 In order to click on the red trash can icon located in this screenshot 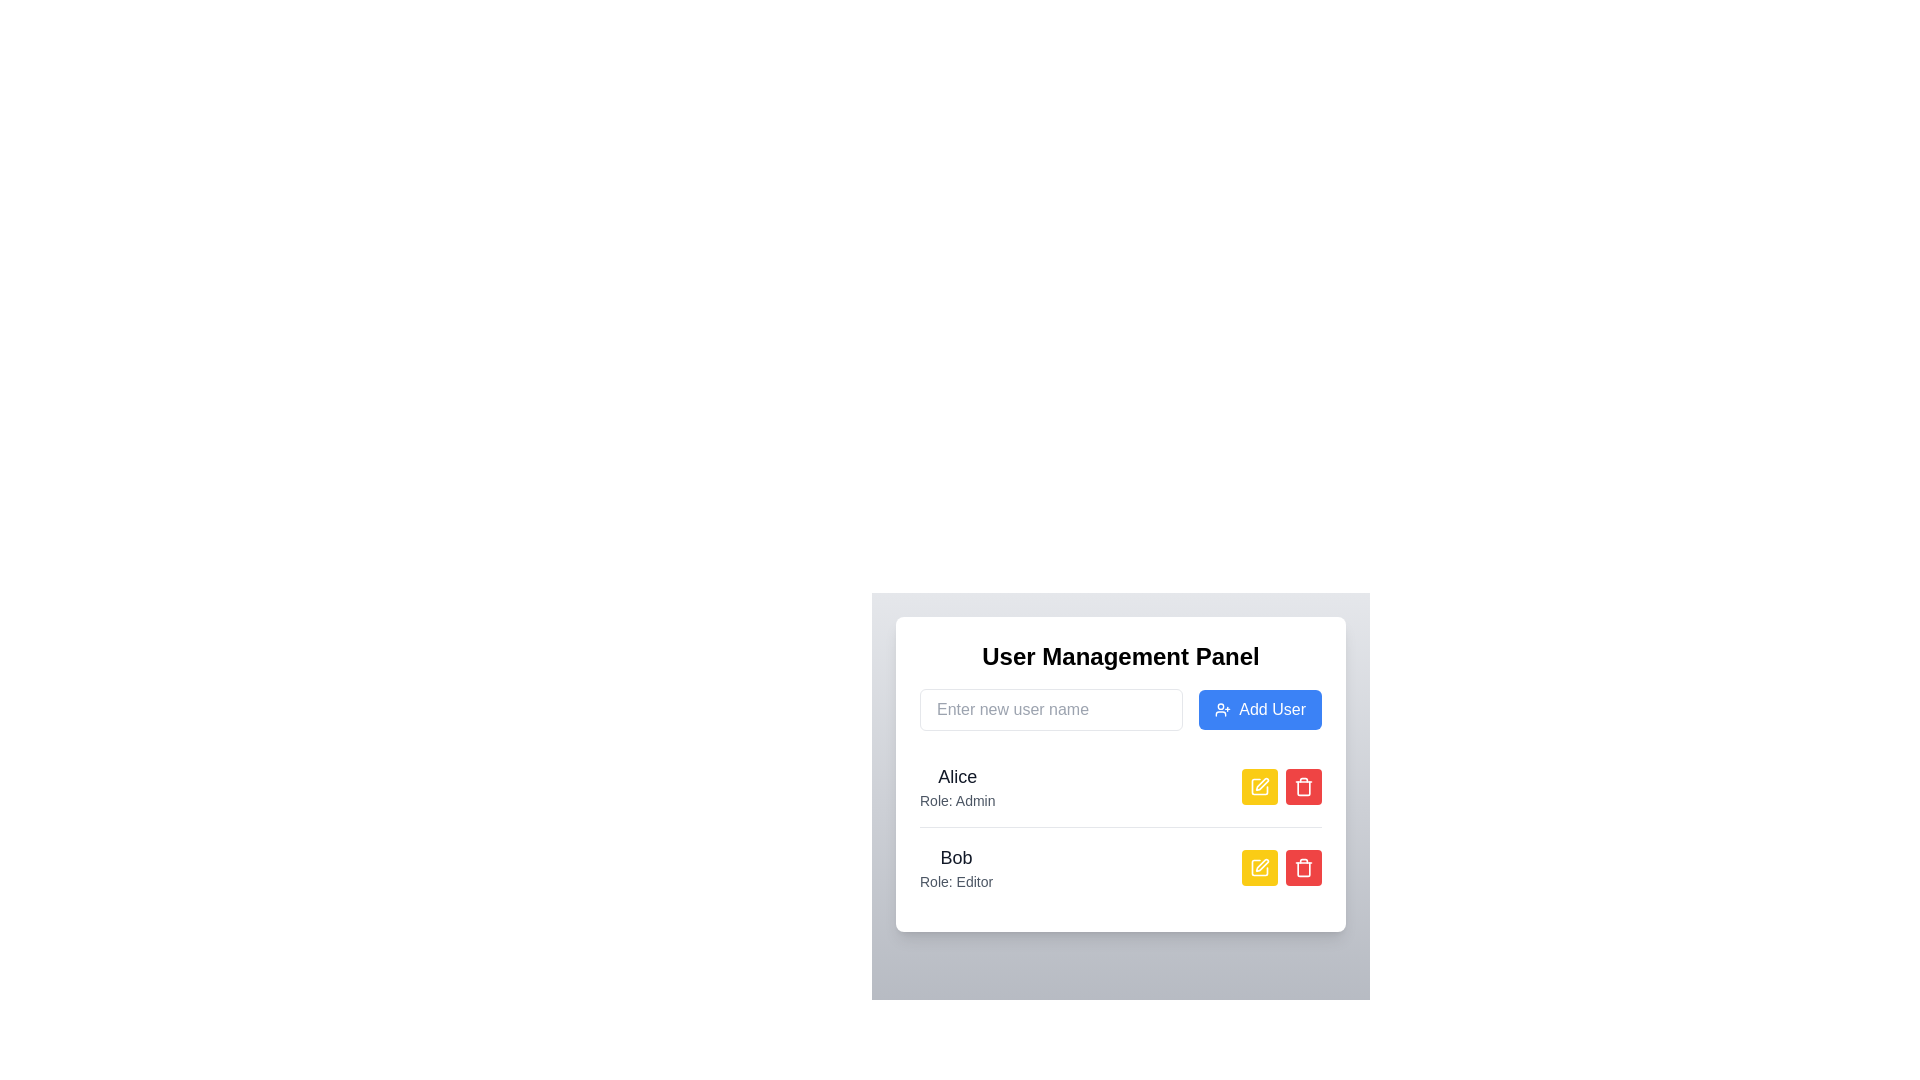, I will do `click(1304, 785)`.